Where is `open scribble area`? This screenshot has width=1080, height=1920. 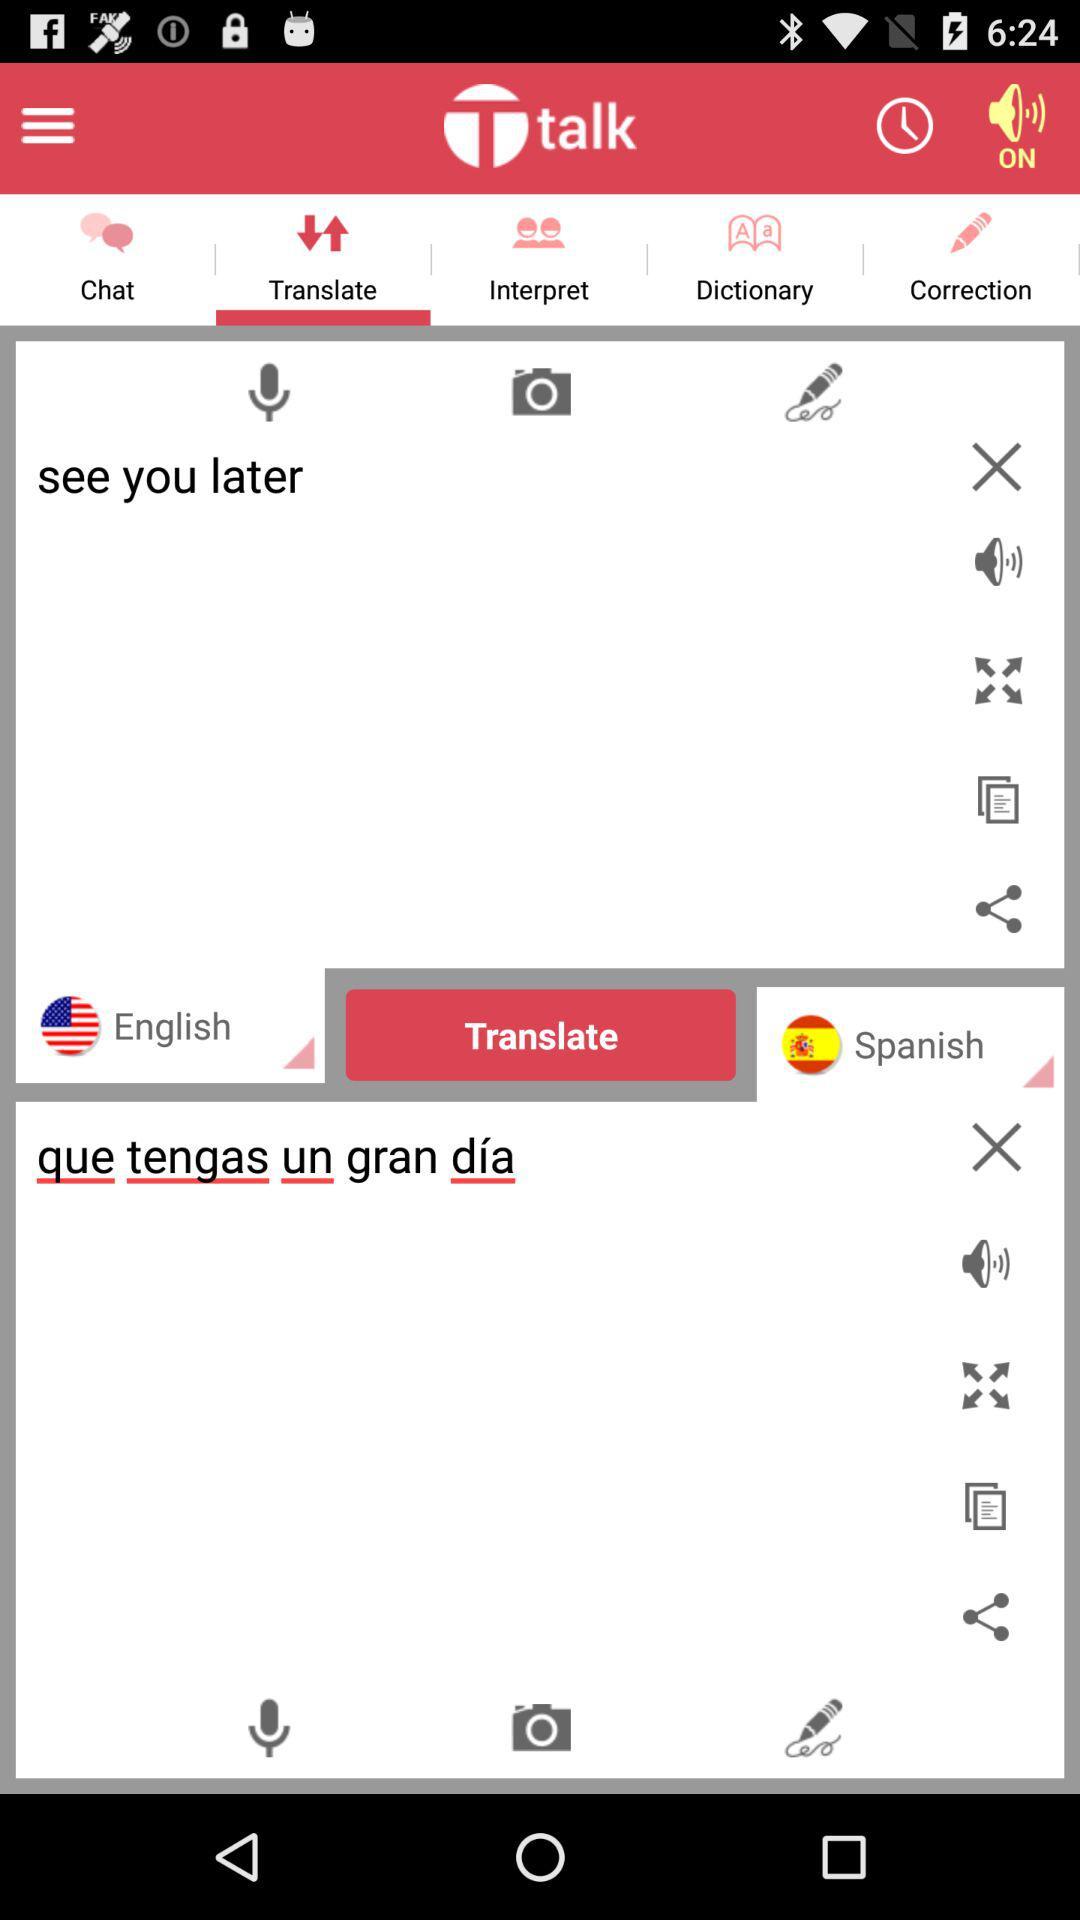 open scribble area is located at coordinates (813, 391).